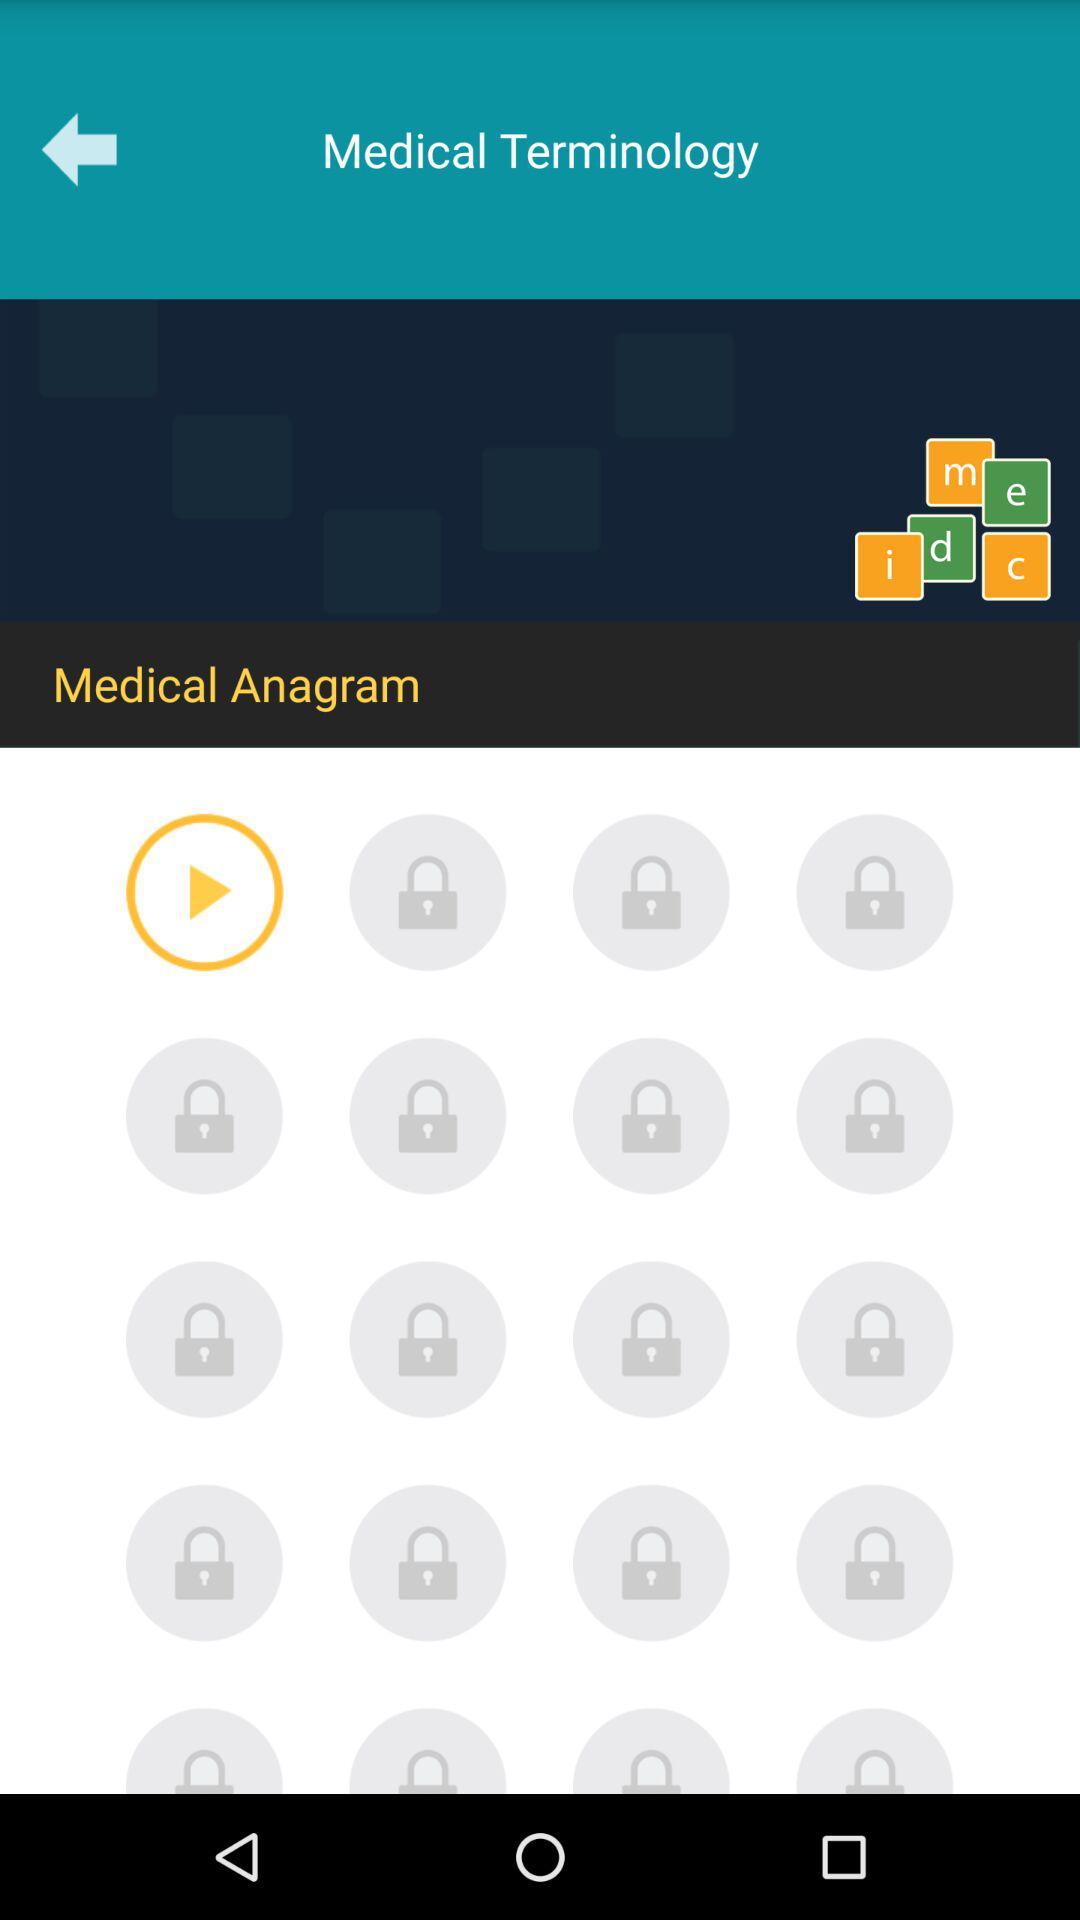 The image size is (1080, 1920). What do you see at coordinates (651, 1115) in the screenshot?
I see `padlock blocked` at bounding box center [651, 1115].